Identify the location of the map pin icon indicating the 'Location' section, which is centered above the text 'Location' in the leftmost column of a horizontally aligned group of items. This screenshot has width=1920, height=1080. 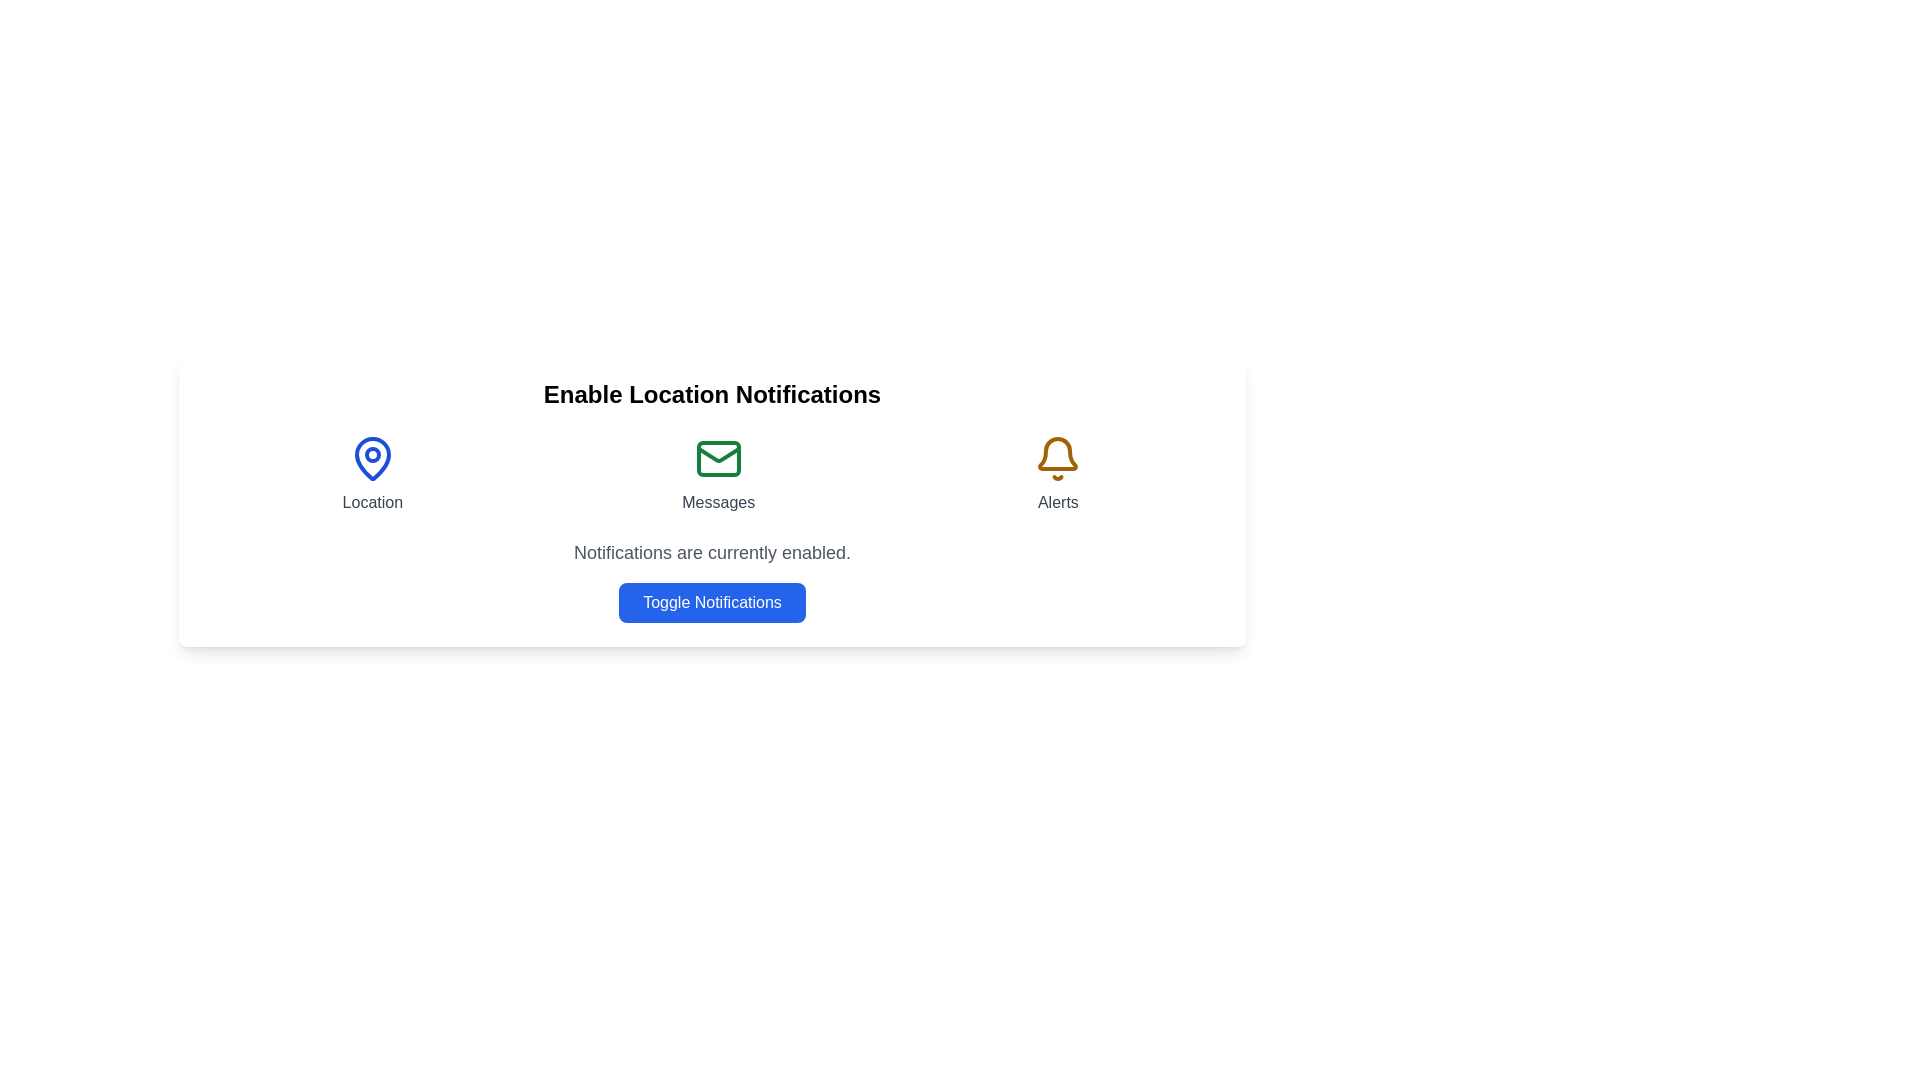
(372, 459).